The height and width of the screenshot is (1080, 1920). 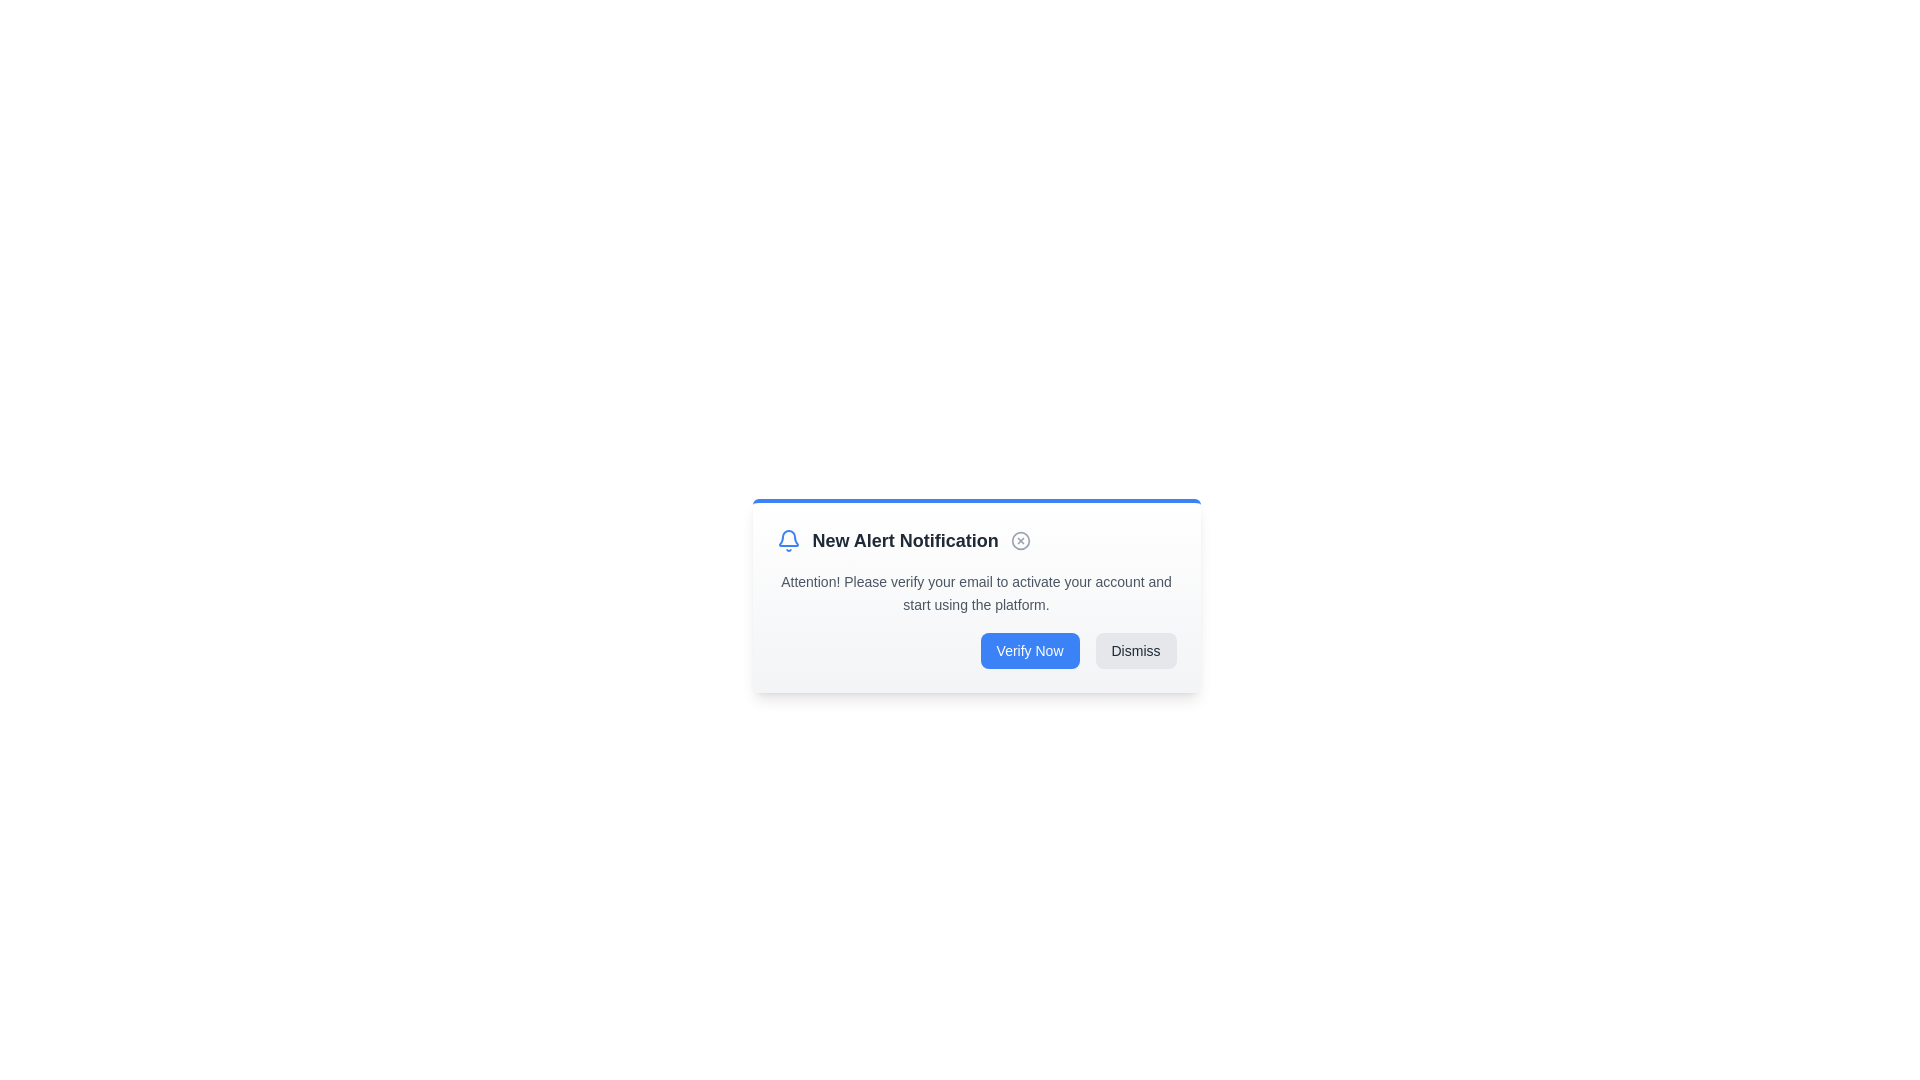 What do you see at coordinates (787, 540) in the screenshot?
I see `the notification alert icon, which is a bell icon positioned to the left of the title 'New Alert Notification'` at bounding box center [787, 540].